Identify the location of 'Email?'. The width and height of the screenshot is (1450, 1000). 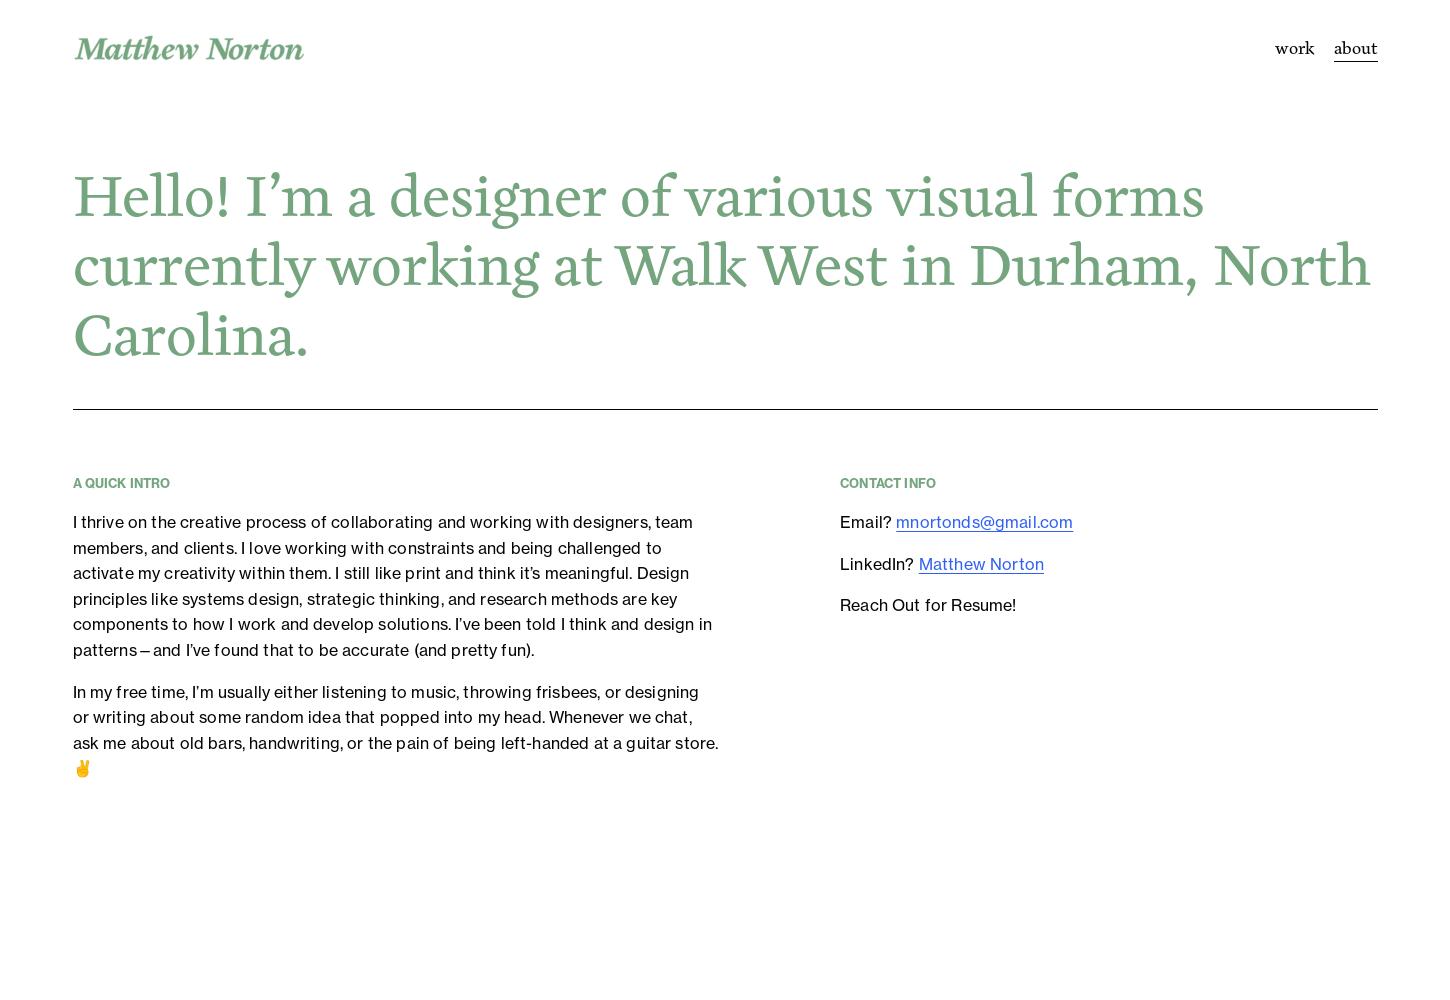
(866, 522).